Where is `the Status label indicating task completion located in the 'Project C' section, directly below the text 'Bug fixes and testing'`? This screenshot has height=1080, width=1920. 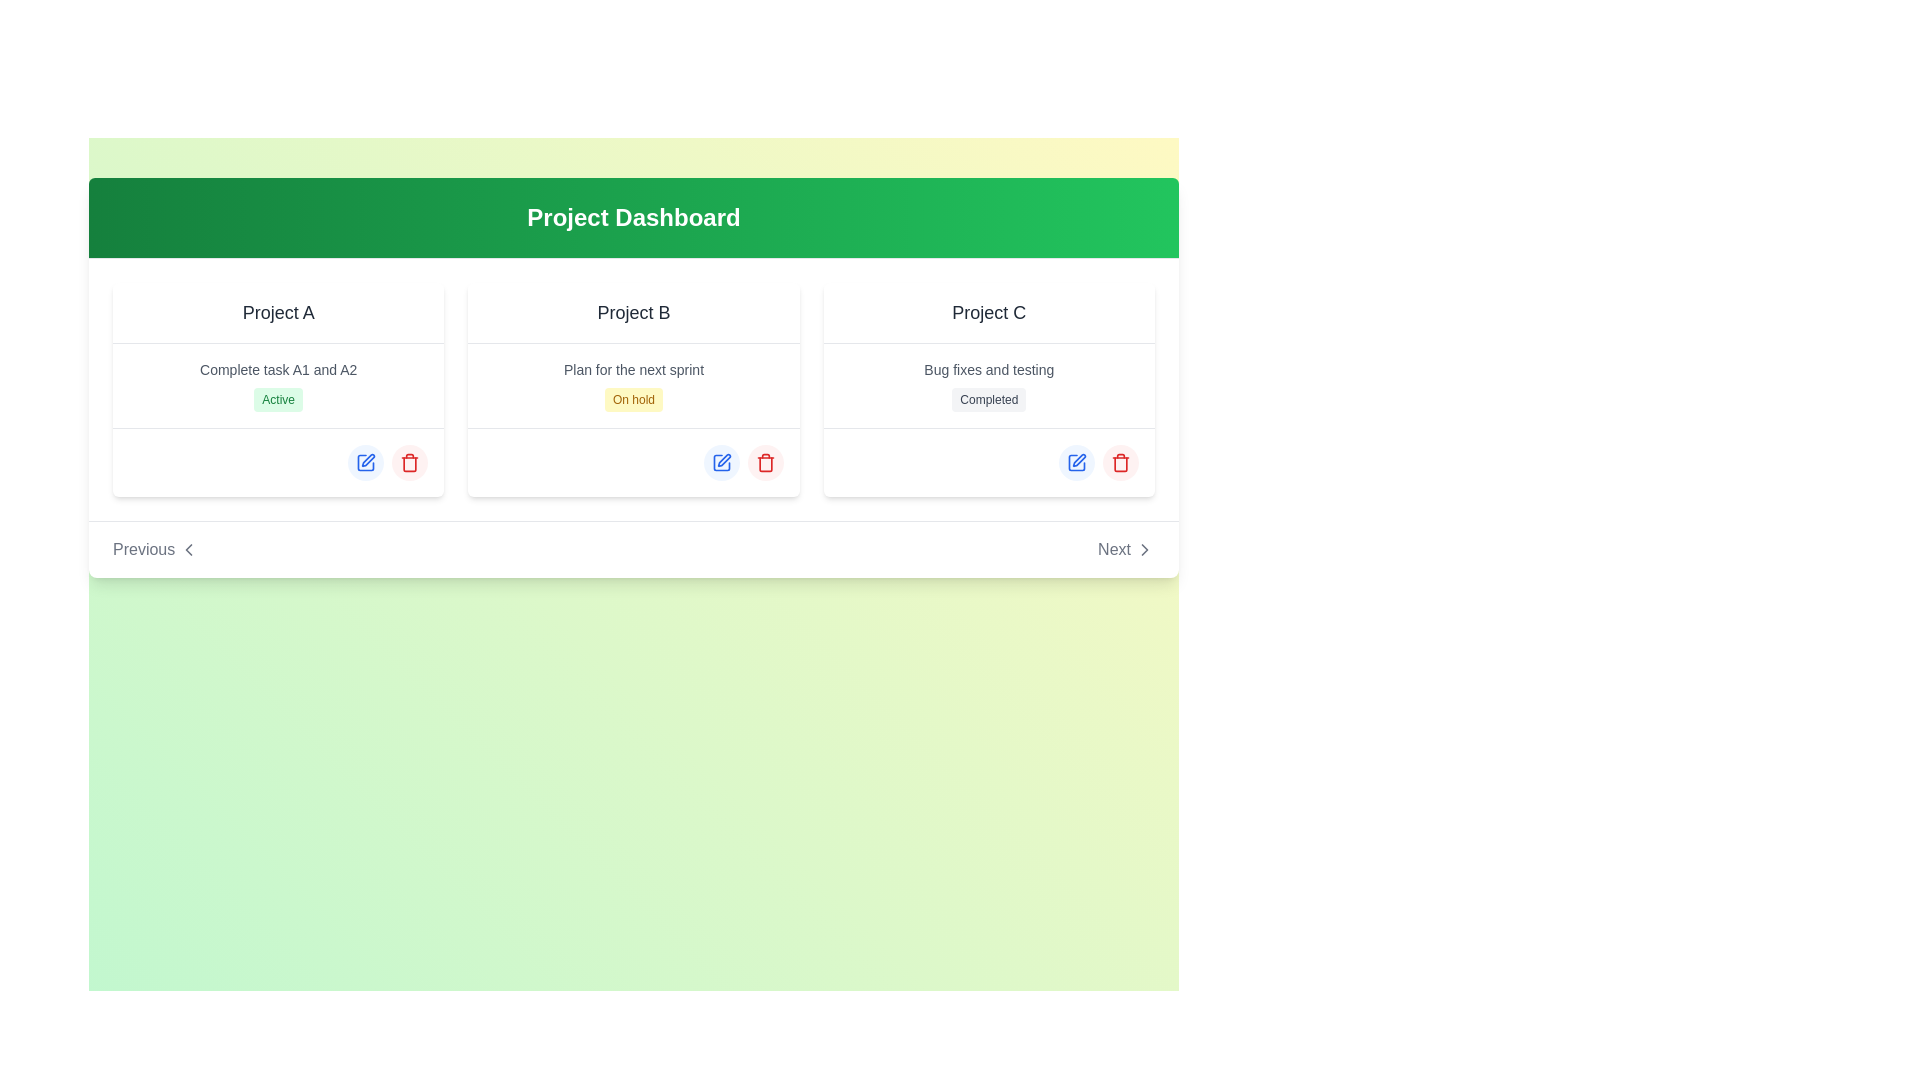
the Status label indicating task completion located in the 'Project C' section, directly below the text 'Bug fixes and testing' is located at coordinates (989, 400).